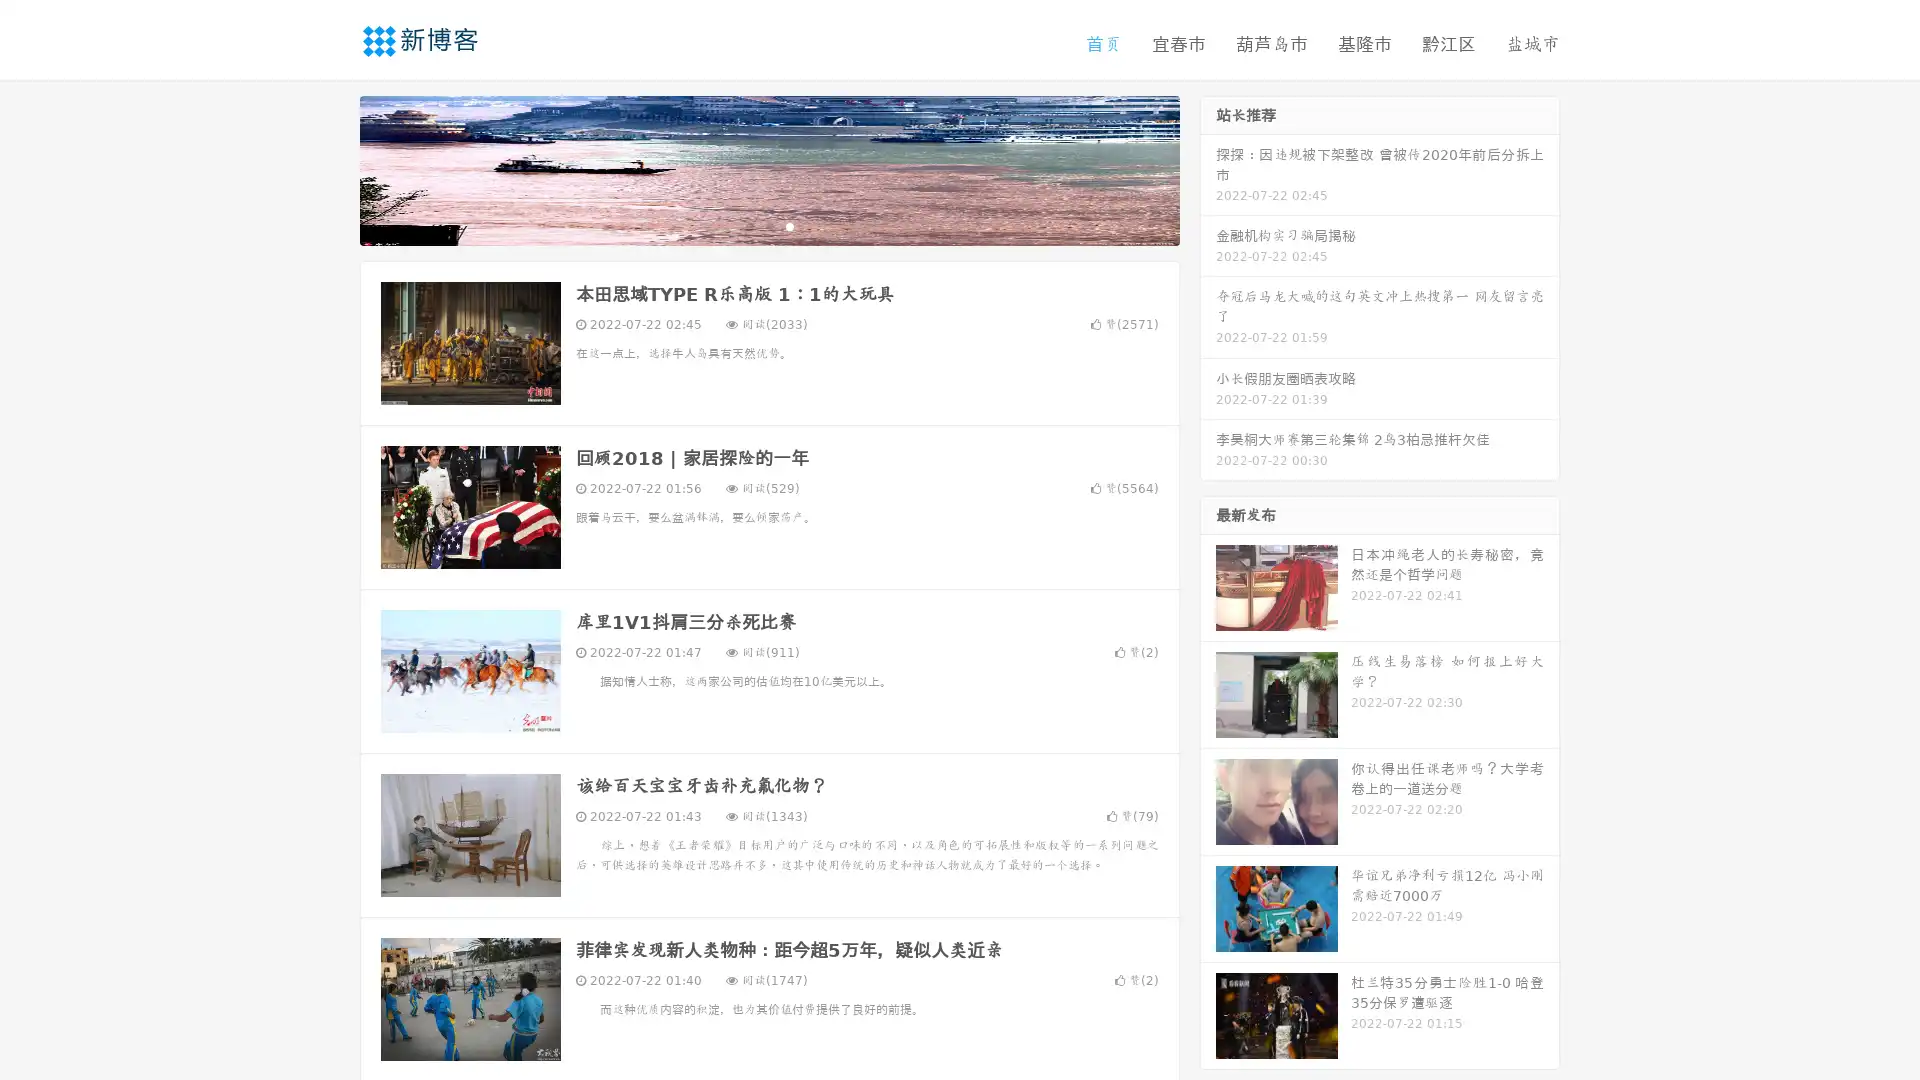 This screenshot has height=1080, width=1920. Describe the element at coordinates (768, 225) in the screenshot. I see `Go to slide 2` at that location.